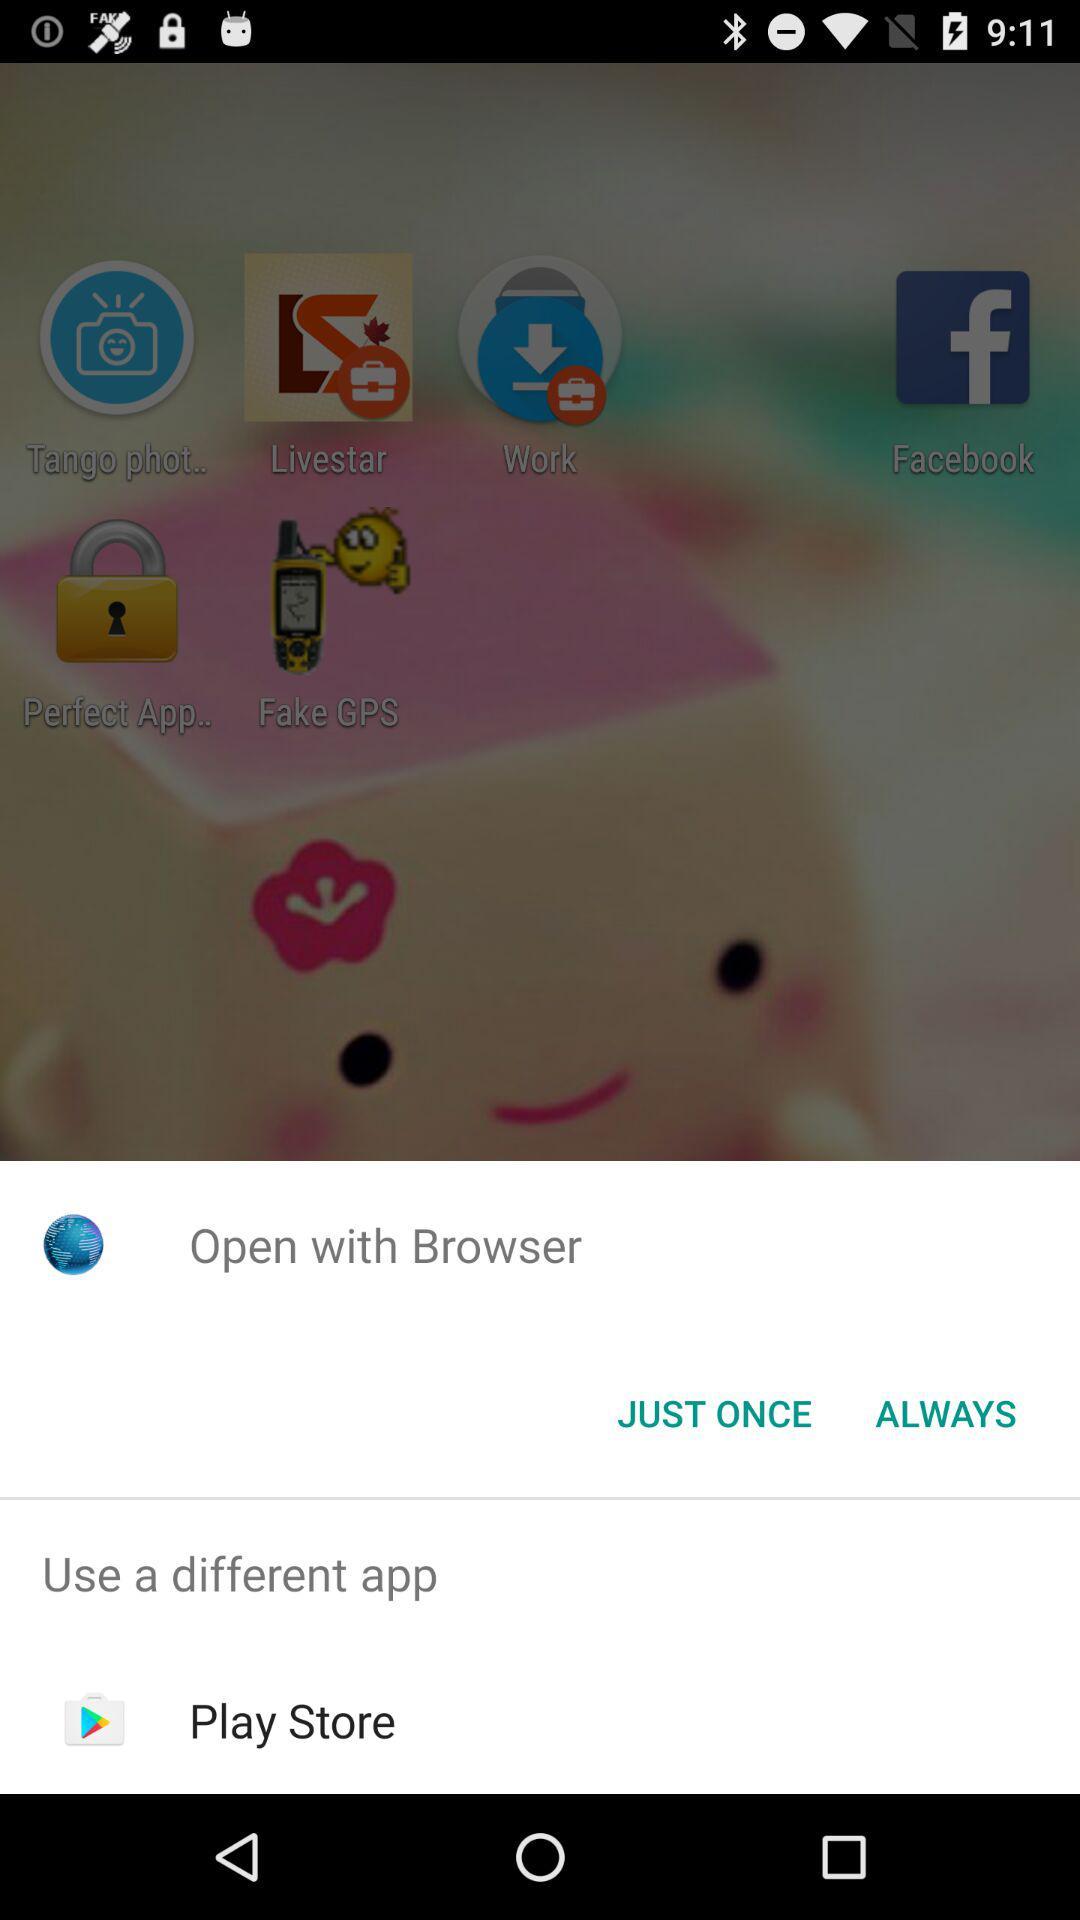 Image resolution: width=1080 pixels, height=1920 pixels. What do you see at coordinates (945, 1411) in the screenshot?
I see `the app below the open with browser icon` at bounding box center [945, 1411].